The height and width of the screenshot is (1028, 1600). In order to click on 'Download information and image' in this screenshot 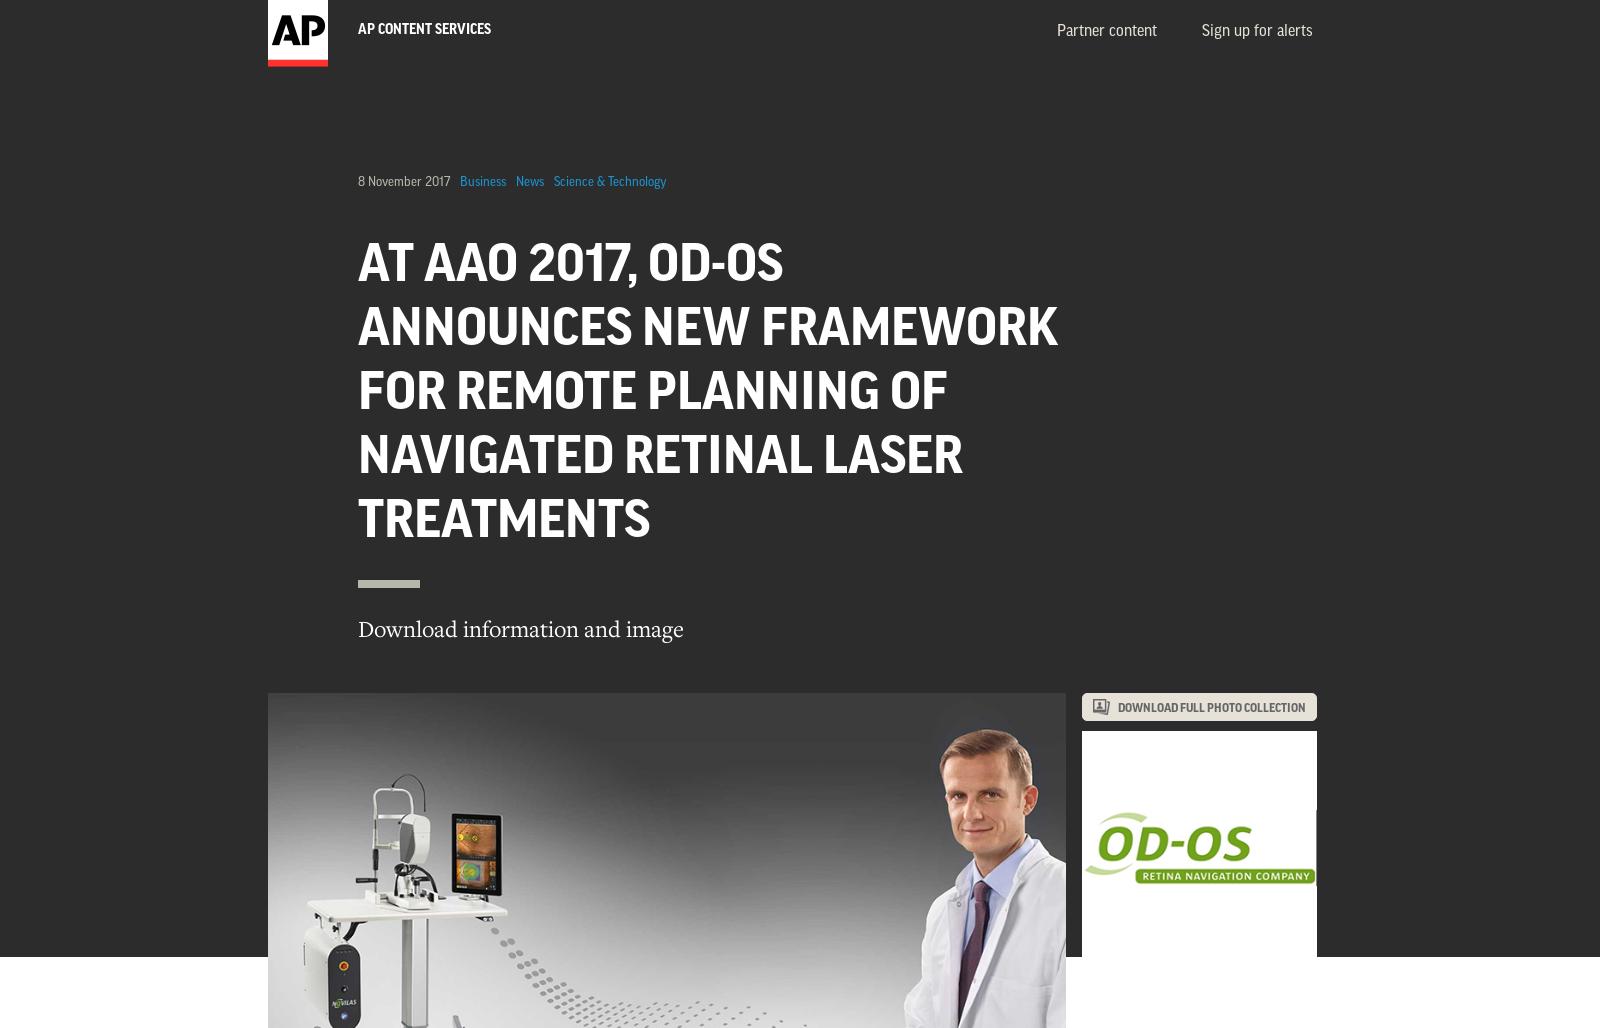, I will do `click(519, 627)`.